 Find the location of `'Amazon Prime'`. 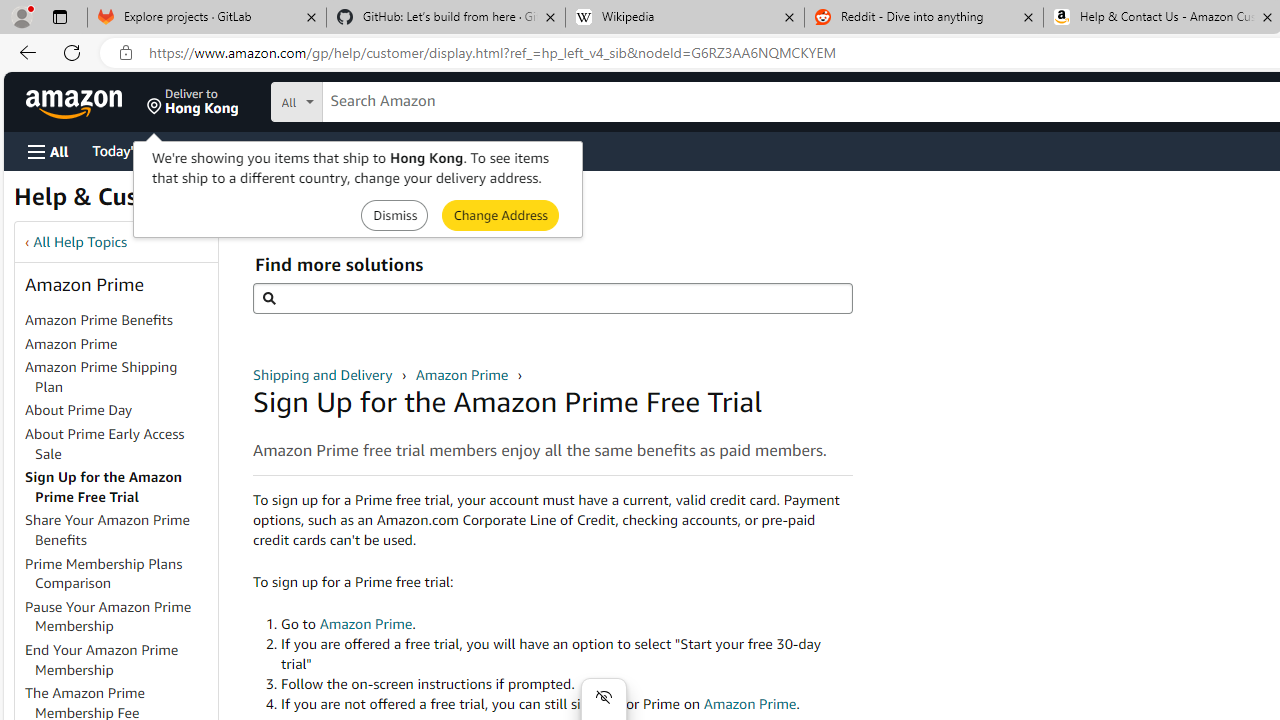

'Amazon Prime' is located at coordinates (119, 343).